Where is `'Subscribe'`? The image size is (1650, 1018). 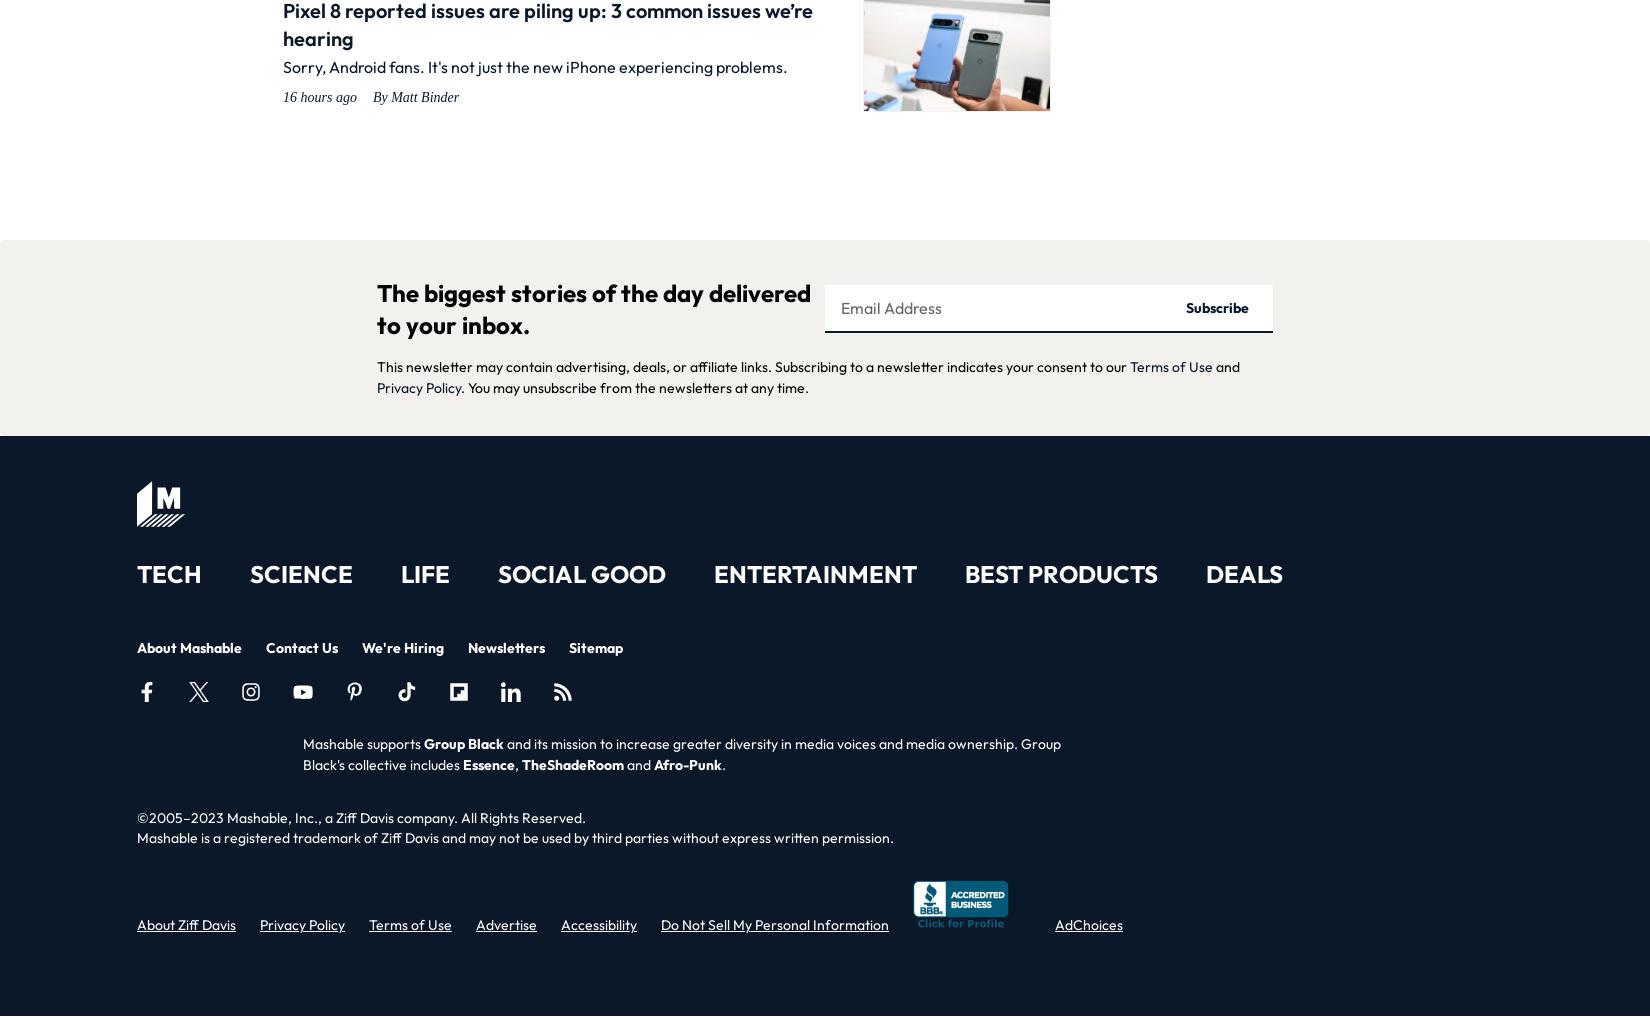 'Subscribe' is located at coordinates (1216, 306).